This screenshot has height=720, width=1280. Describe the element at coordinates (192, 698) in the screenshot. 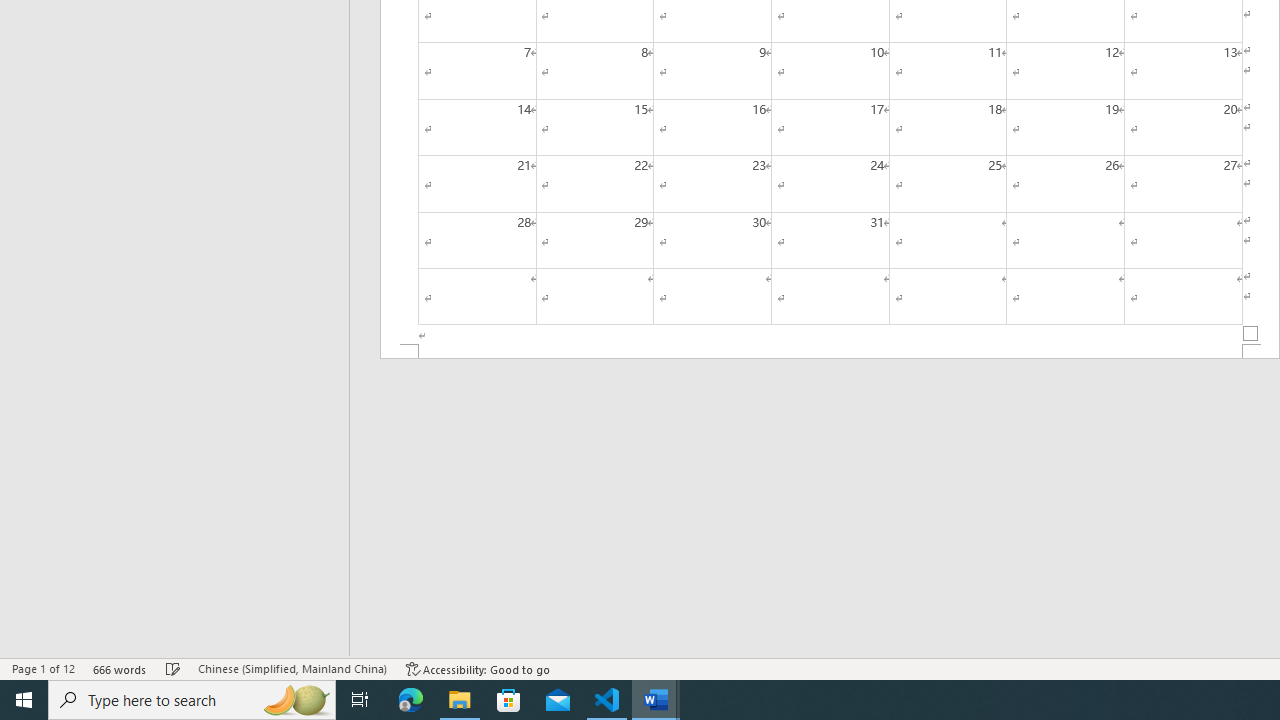

I see `'Type here to search'` at that location.